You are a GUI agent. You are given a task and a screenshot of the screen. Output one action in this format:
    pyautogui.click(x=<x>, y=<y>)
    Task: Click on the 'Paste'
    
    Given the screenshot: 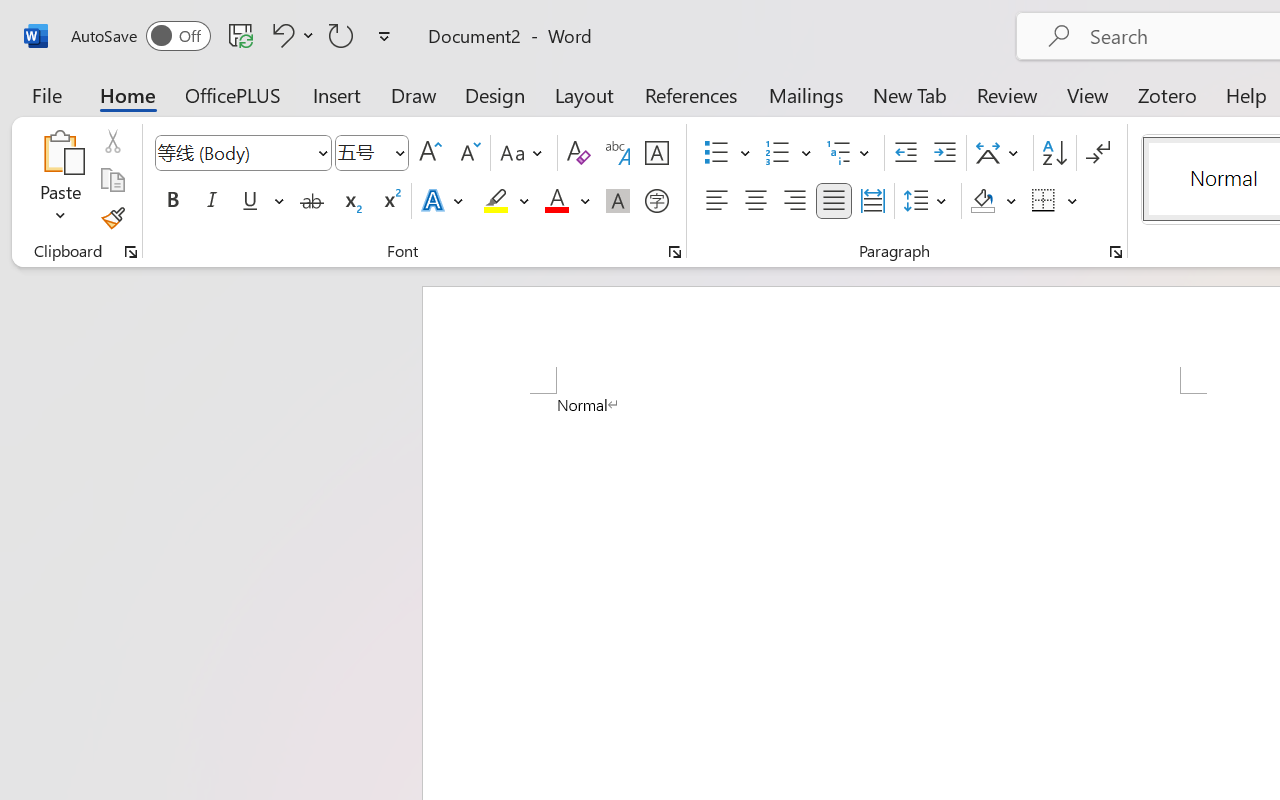 What is the action you would take?
    pyautogui.click(x=60, y=179)
    